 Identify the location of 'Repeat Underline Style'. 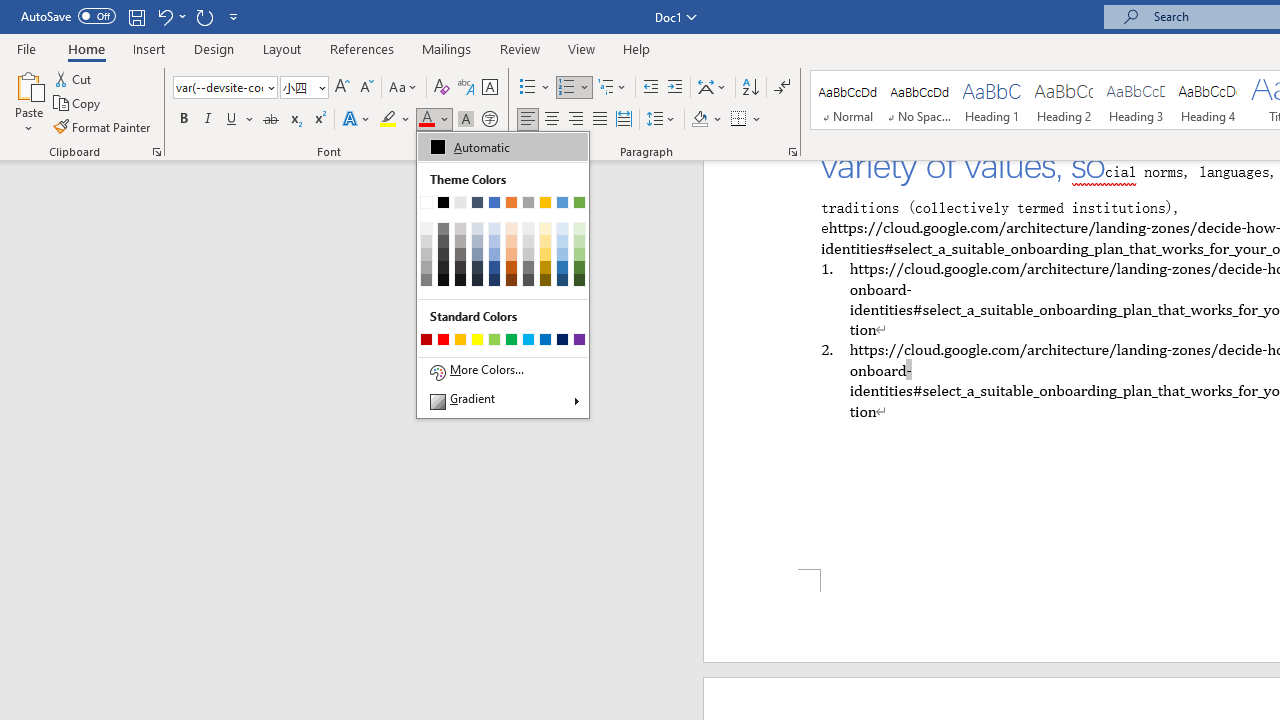
(204, 16).